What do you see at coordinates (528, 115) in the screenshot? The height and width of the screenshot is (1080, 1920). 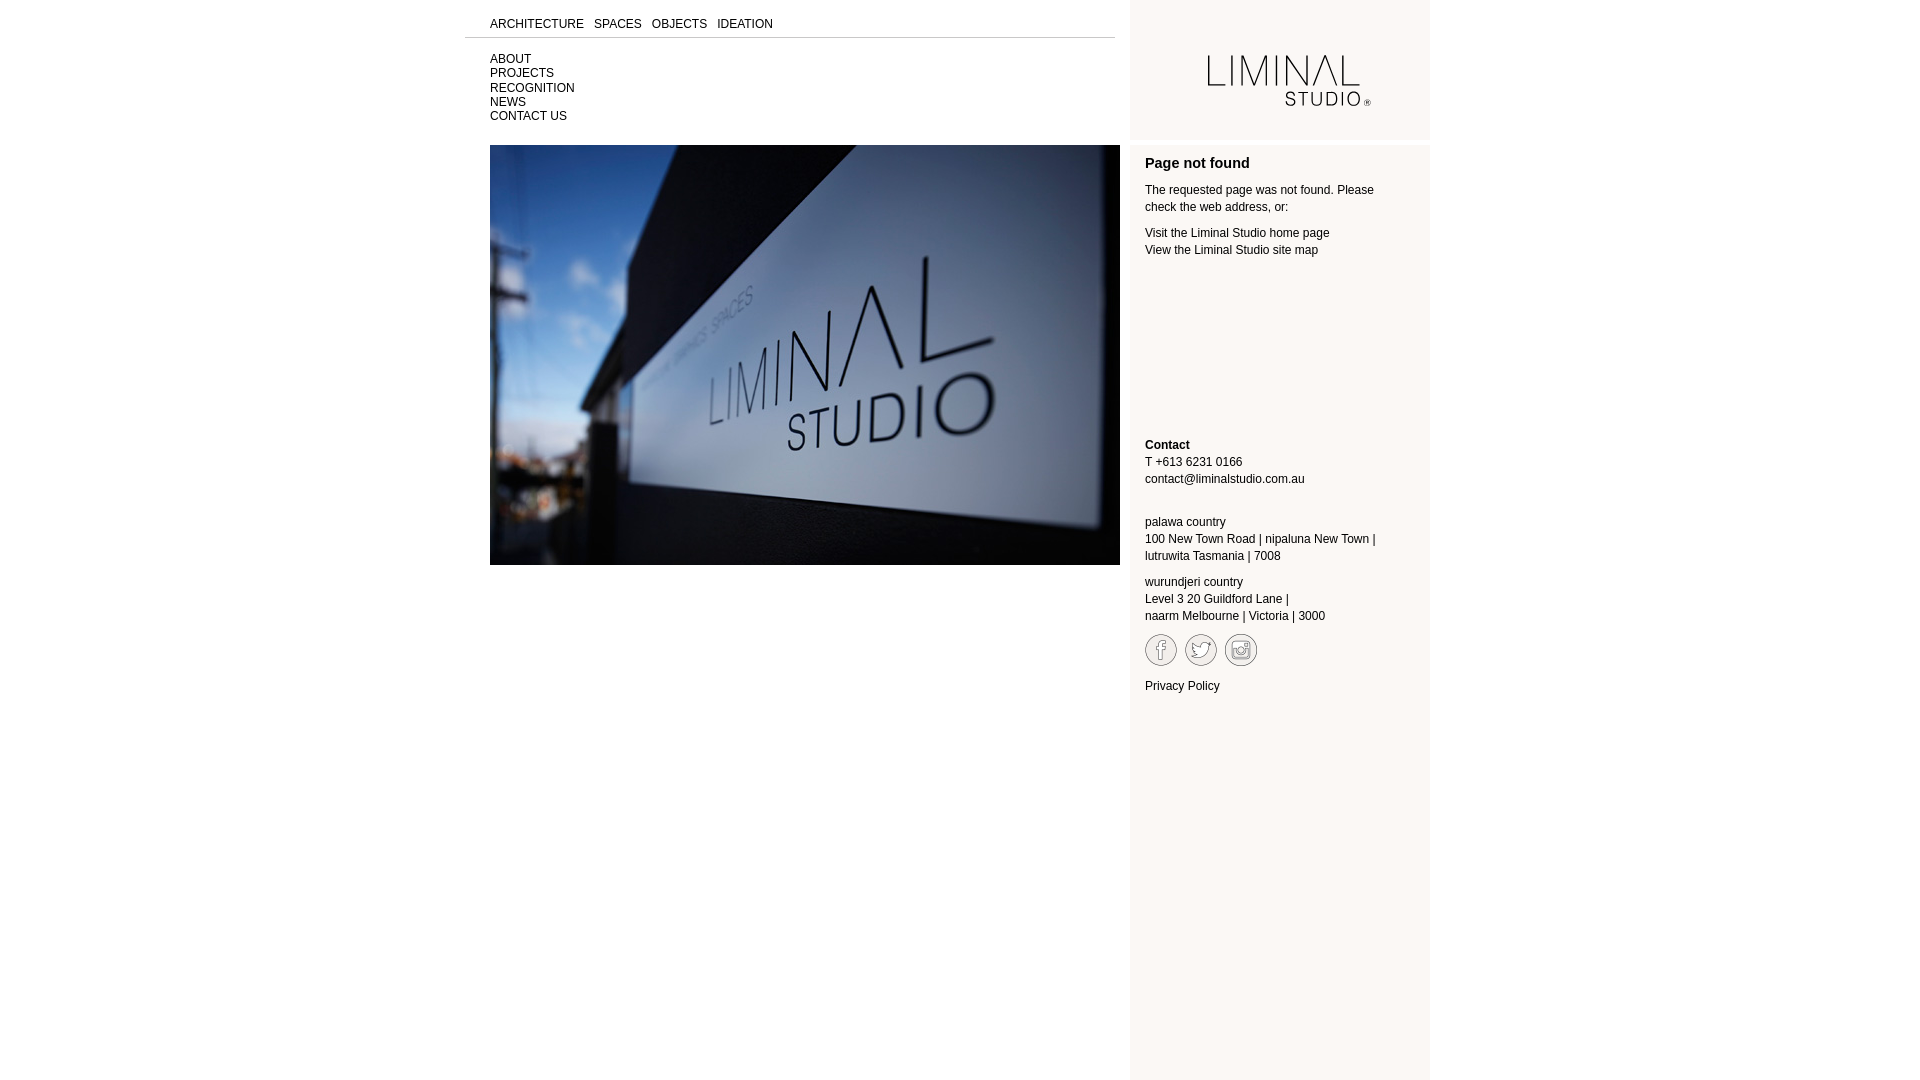 I see `'CONTACT US'` at bounding box center [528, 115].